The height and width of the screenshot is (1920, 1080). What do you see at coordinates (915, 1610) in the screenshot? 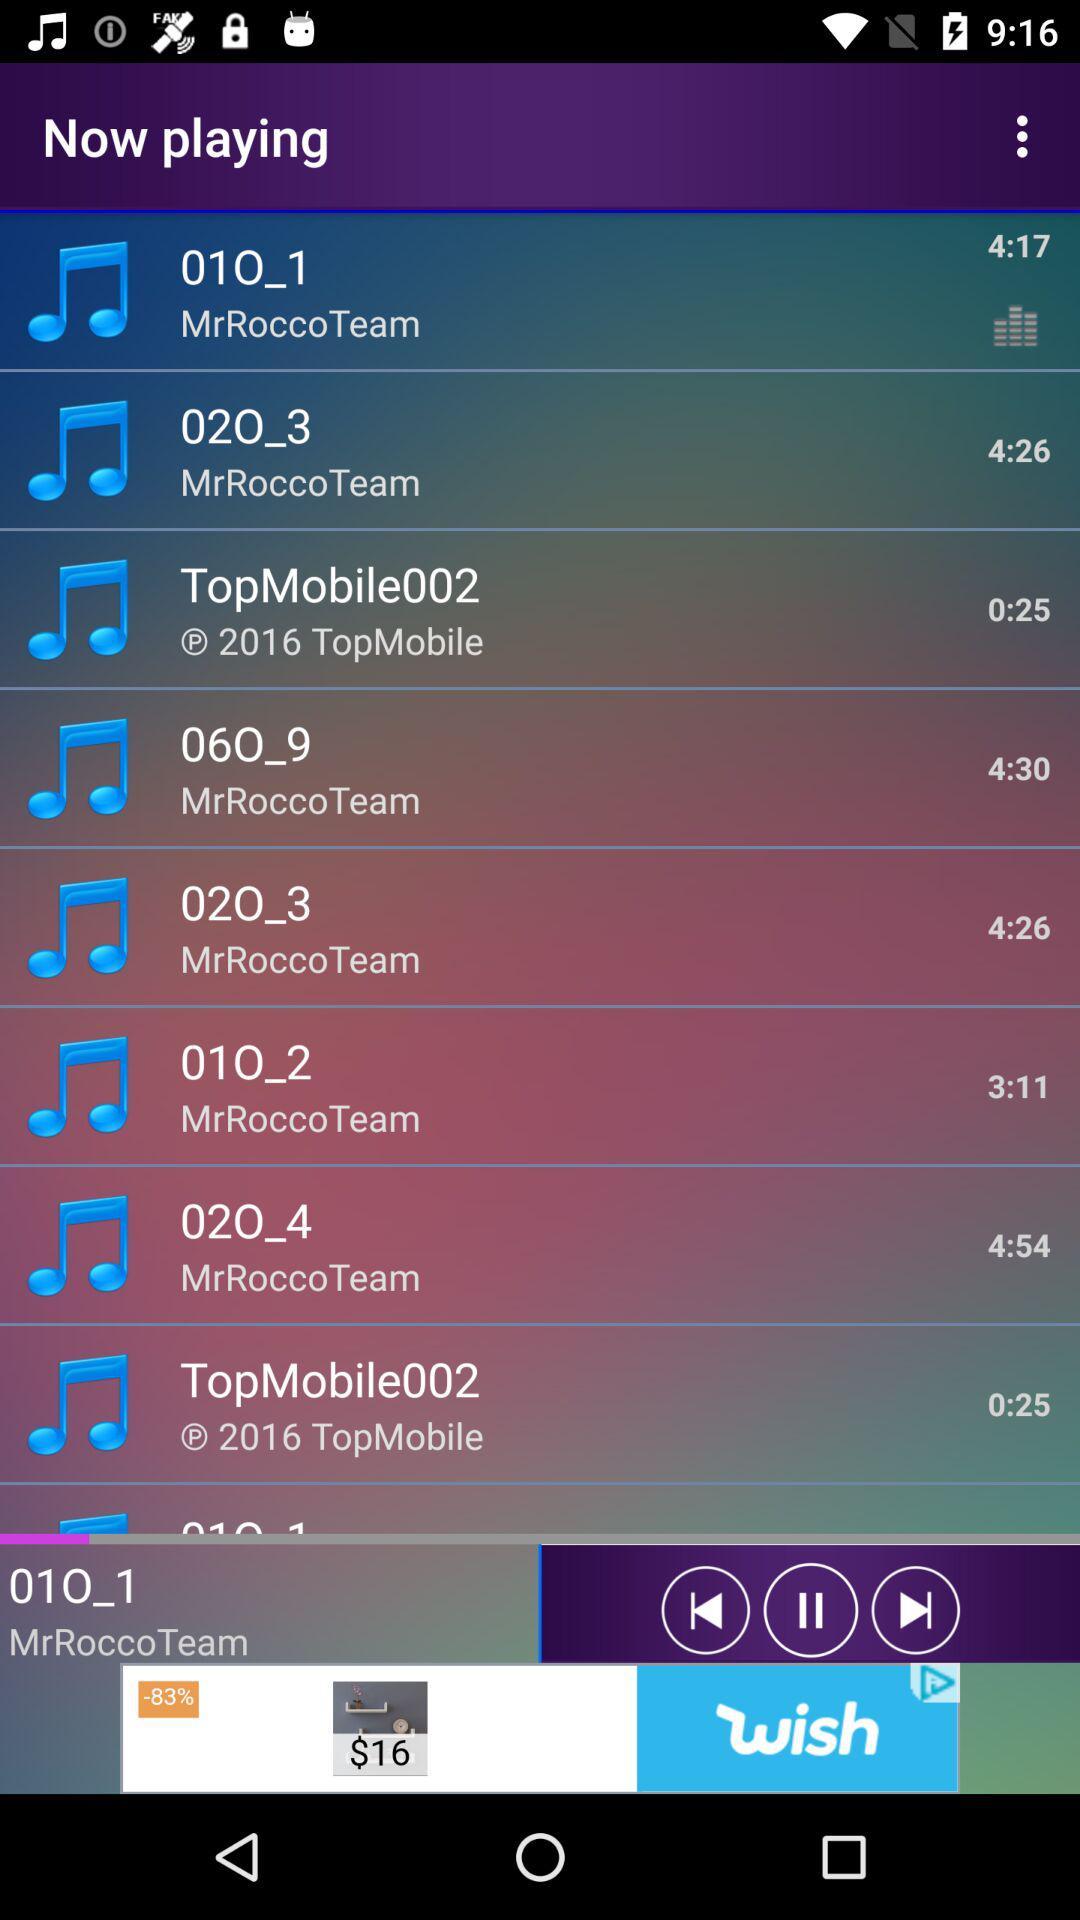
I see `next song` at bounding box center [915, 1610].